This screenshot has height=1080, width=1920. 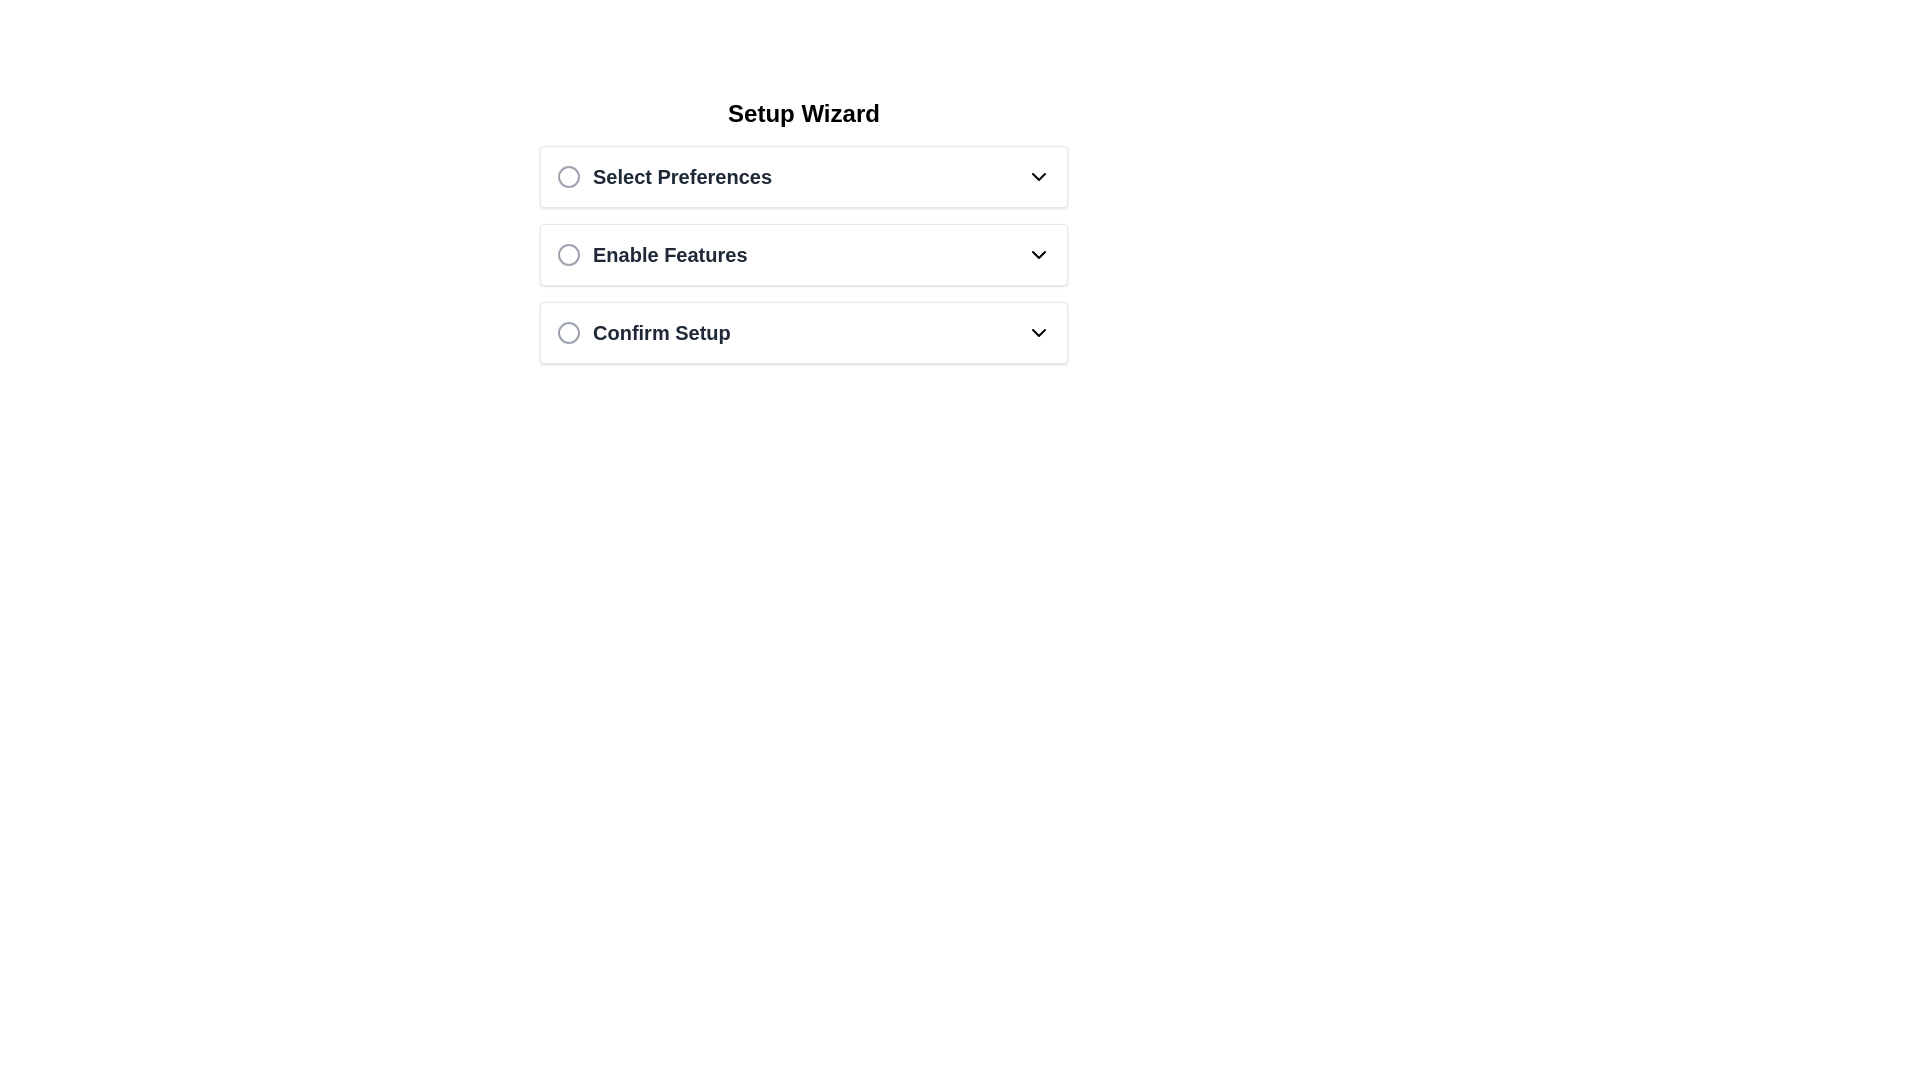 What do you see at coordinates (1038, 331) in the screenshot?
I see `the chevron icon located at the far right of the 'Confirm Setup' section` at bounding box center [1038, 331].